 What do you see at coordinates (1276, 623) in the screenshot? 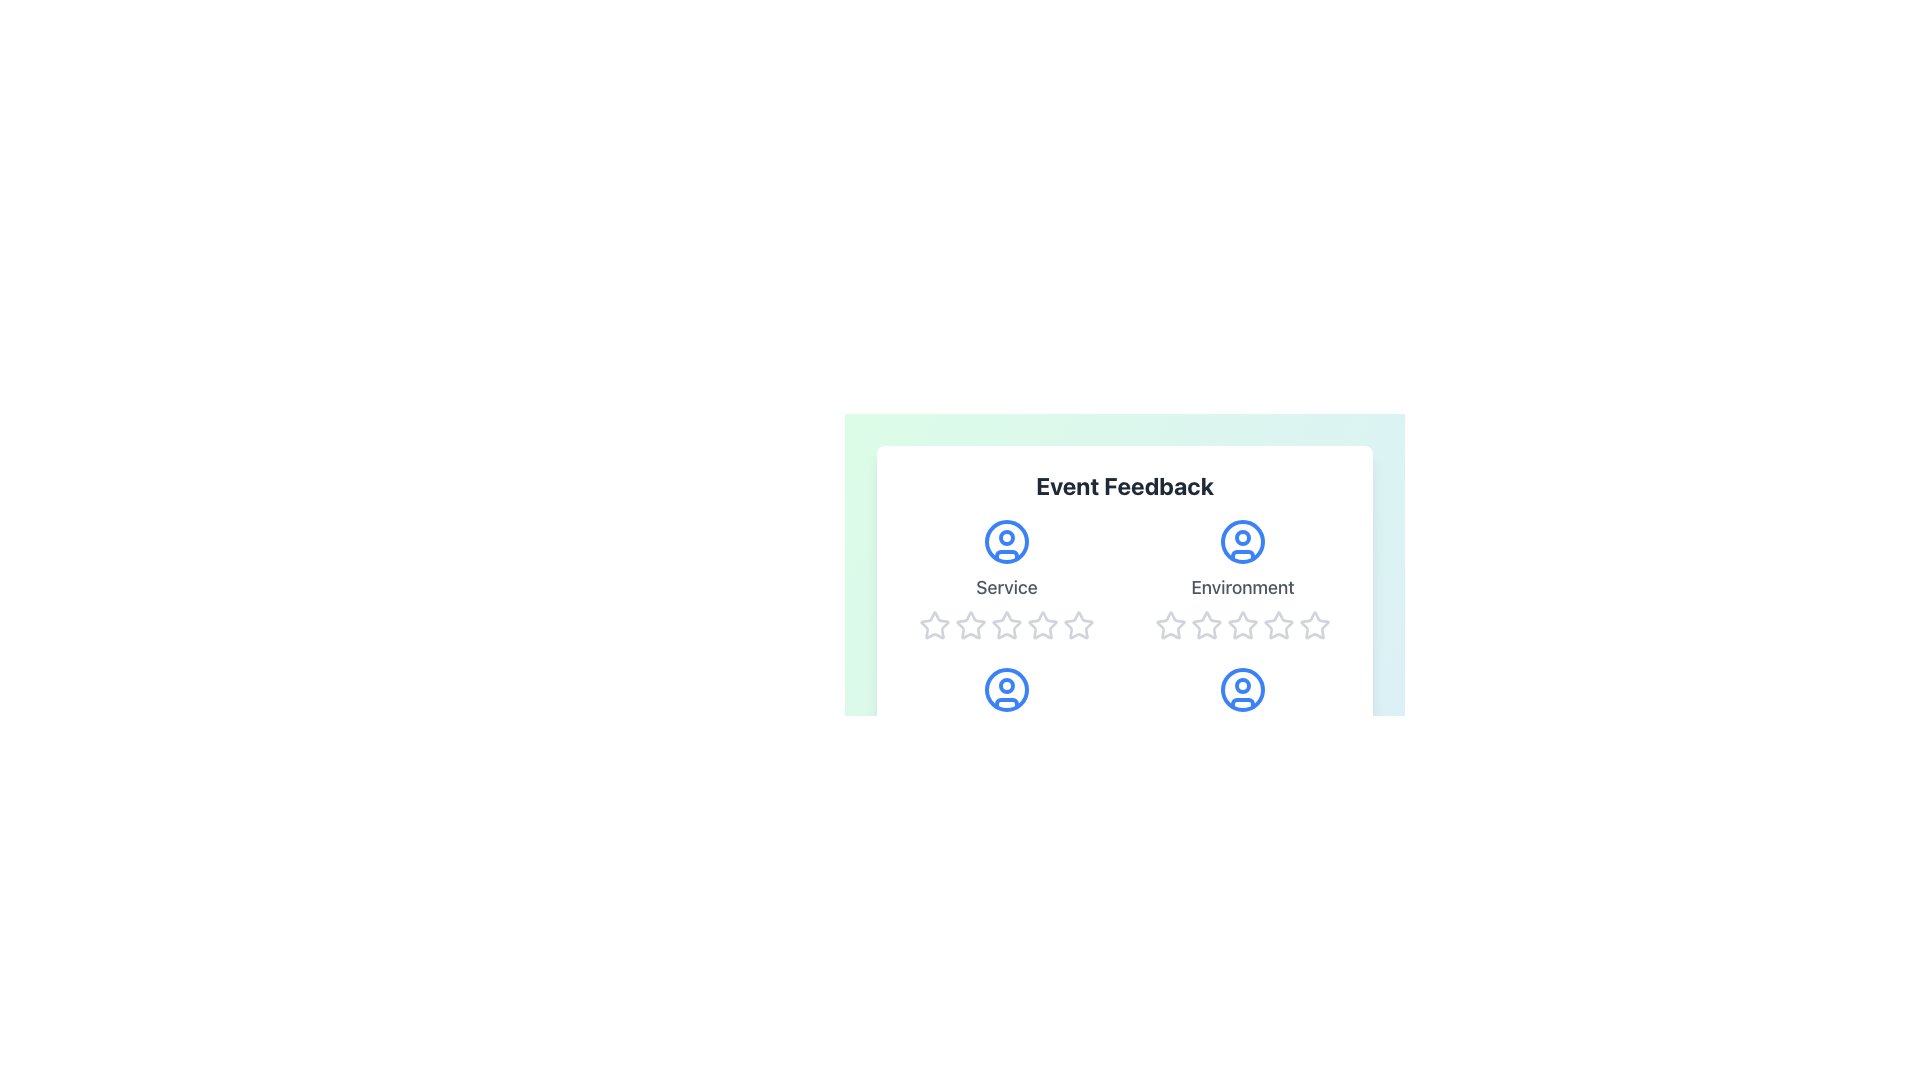
I see `the third star in the row of five stars under the 'Environment' category in the 'Event Feedback' interface to rate it` at bounding box center [1276, 623].